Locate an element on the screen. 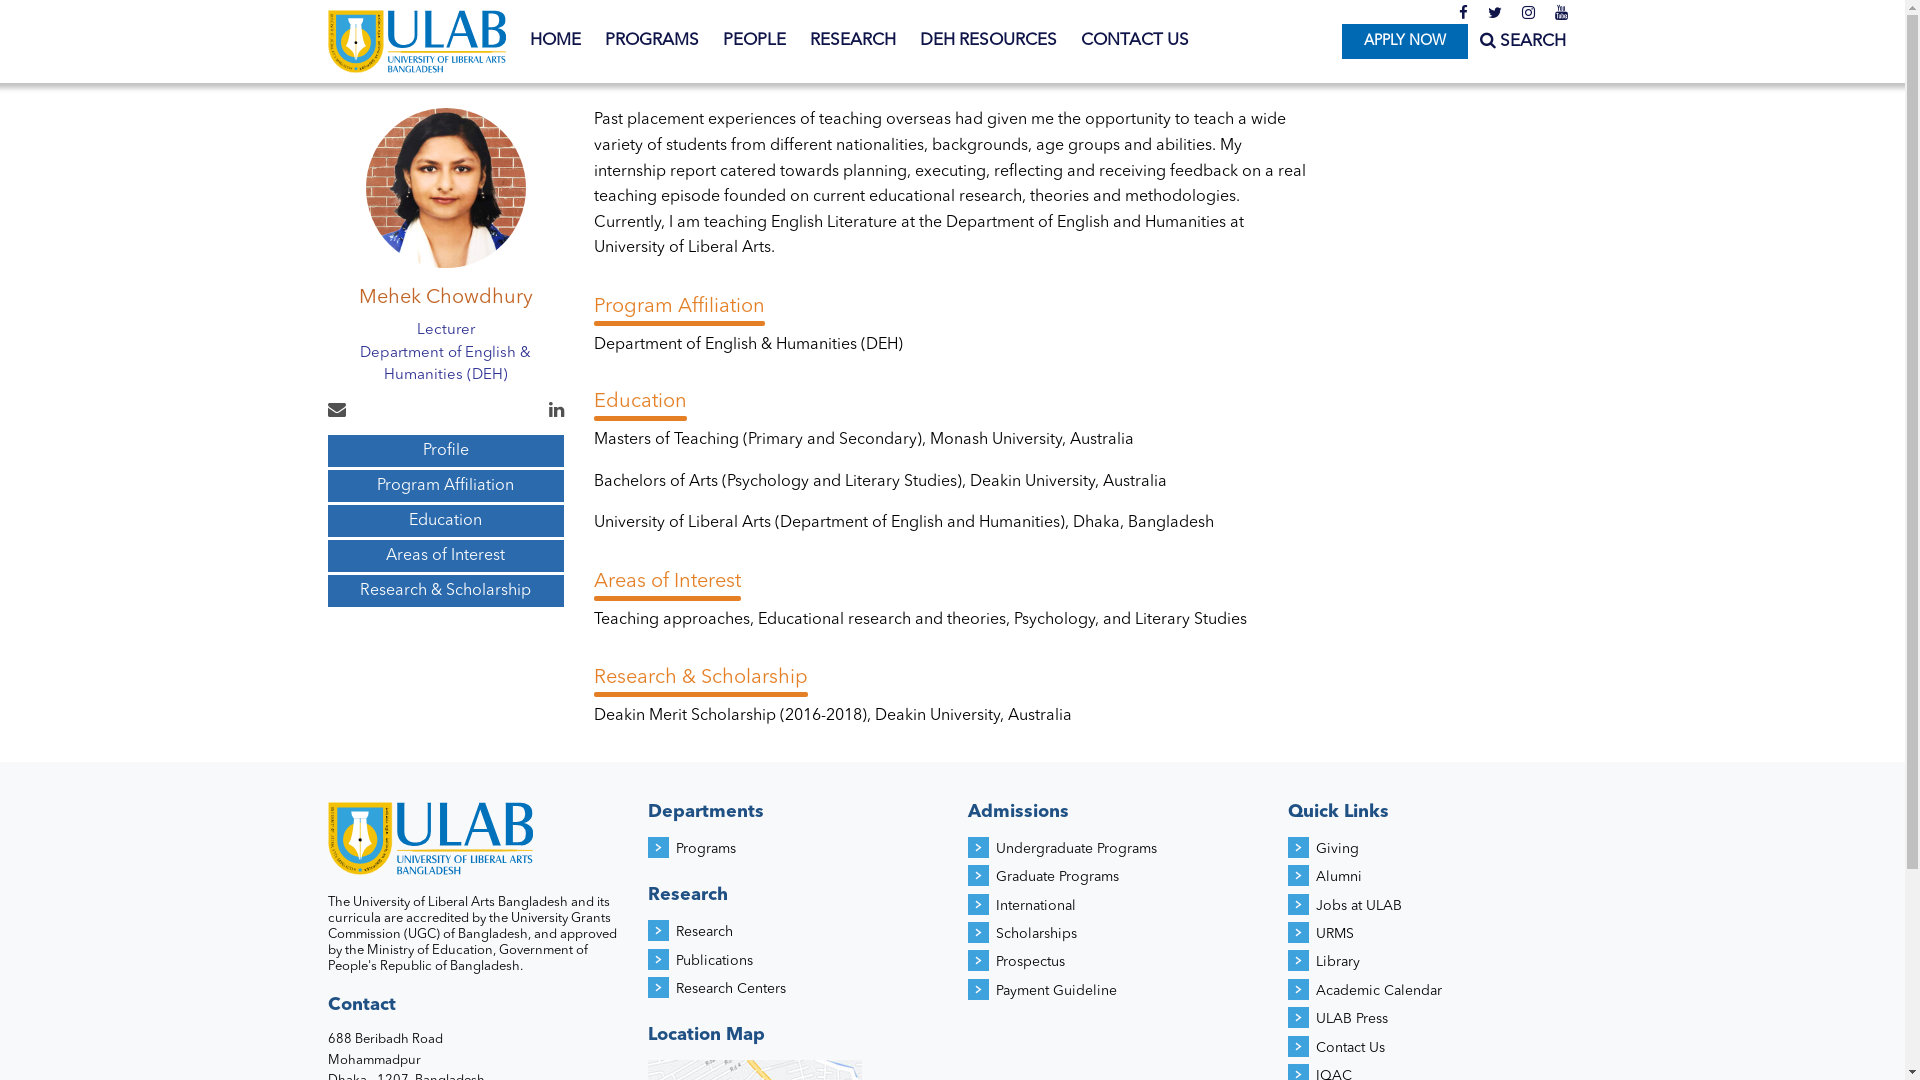 The height and width of the screenshot is (1080, 1920). 'DEH RESOURCES' is located at coordinates (988, 41).